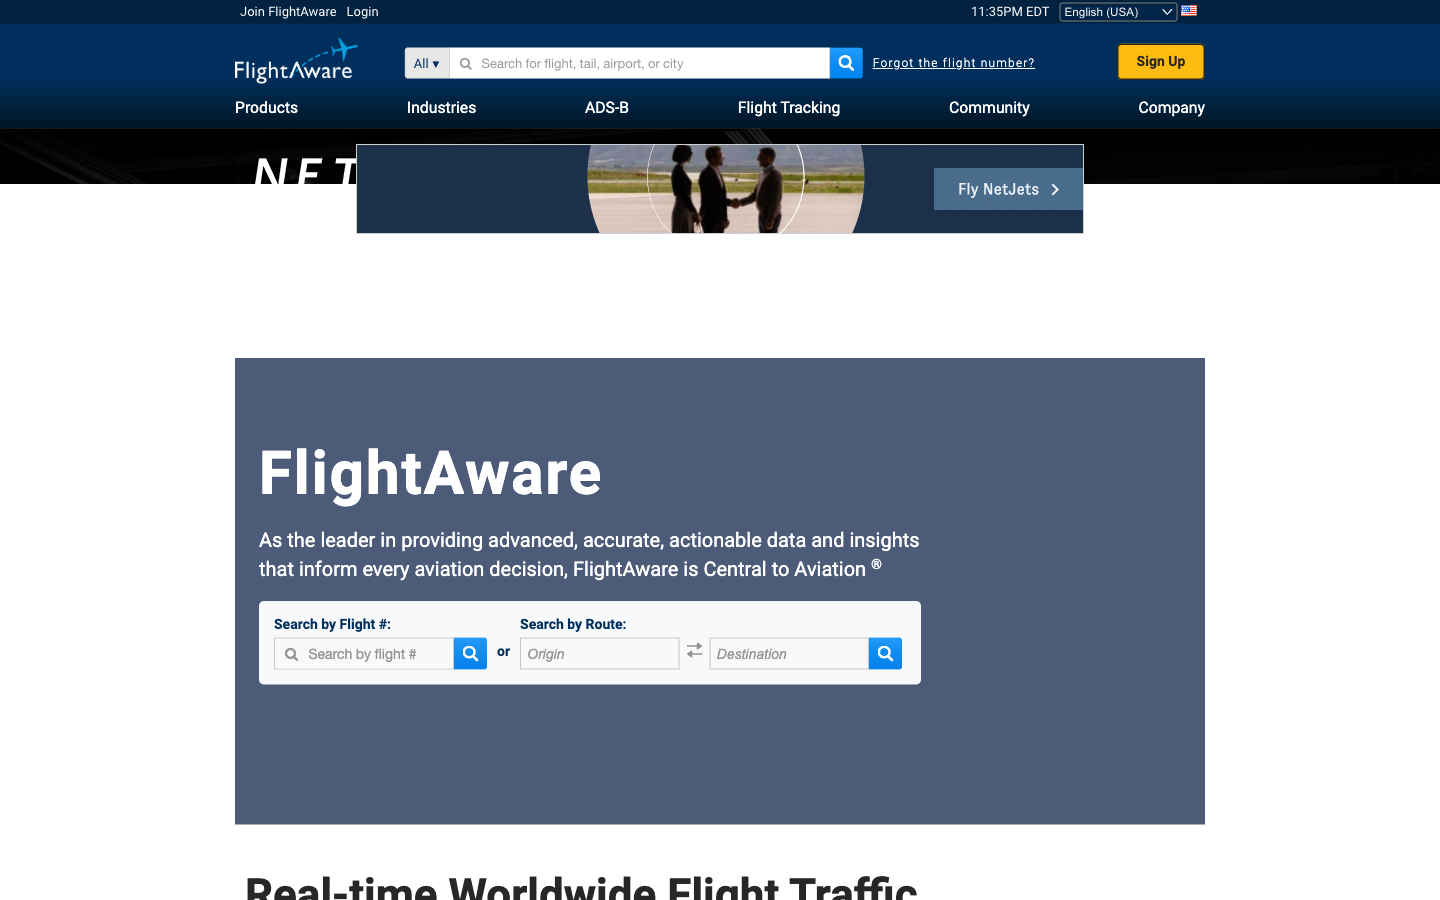  What do you see at coordinates (474, 62) in the screenshot?
I see `a Private Jet using its tail number: 1234` at bounding box center [474, 62].